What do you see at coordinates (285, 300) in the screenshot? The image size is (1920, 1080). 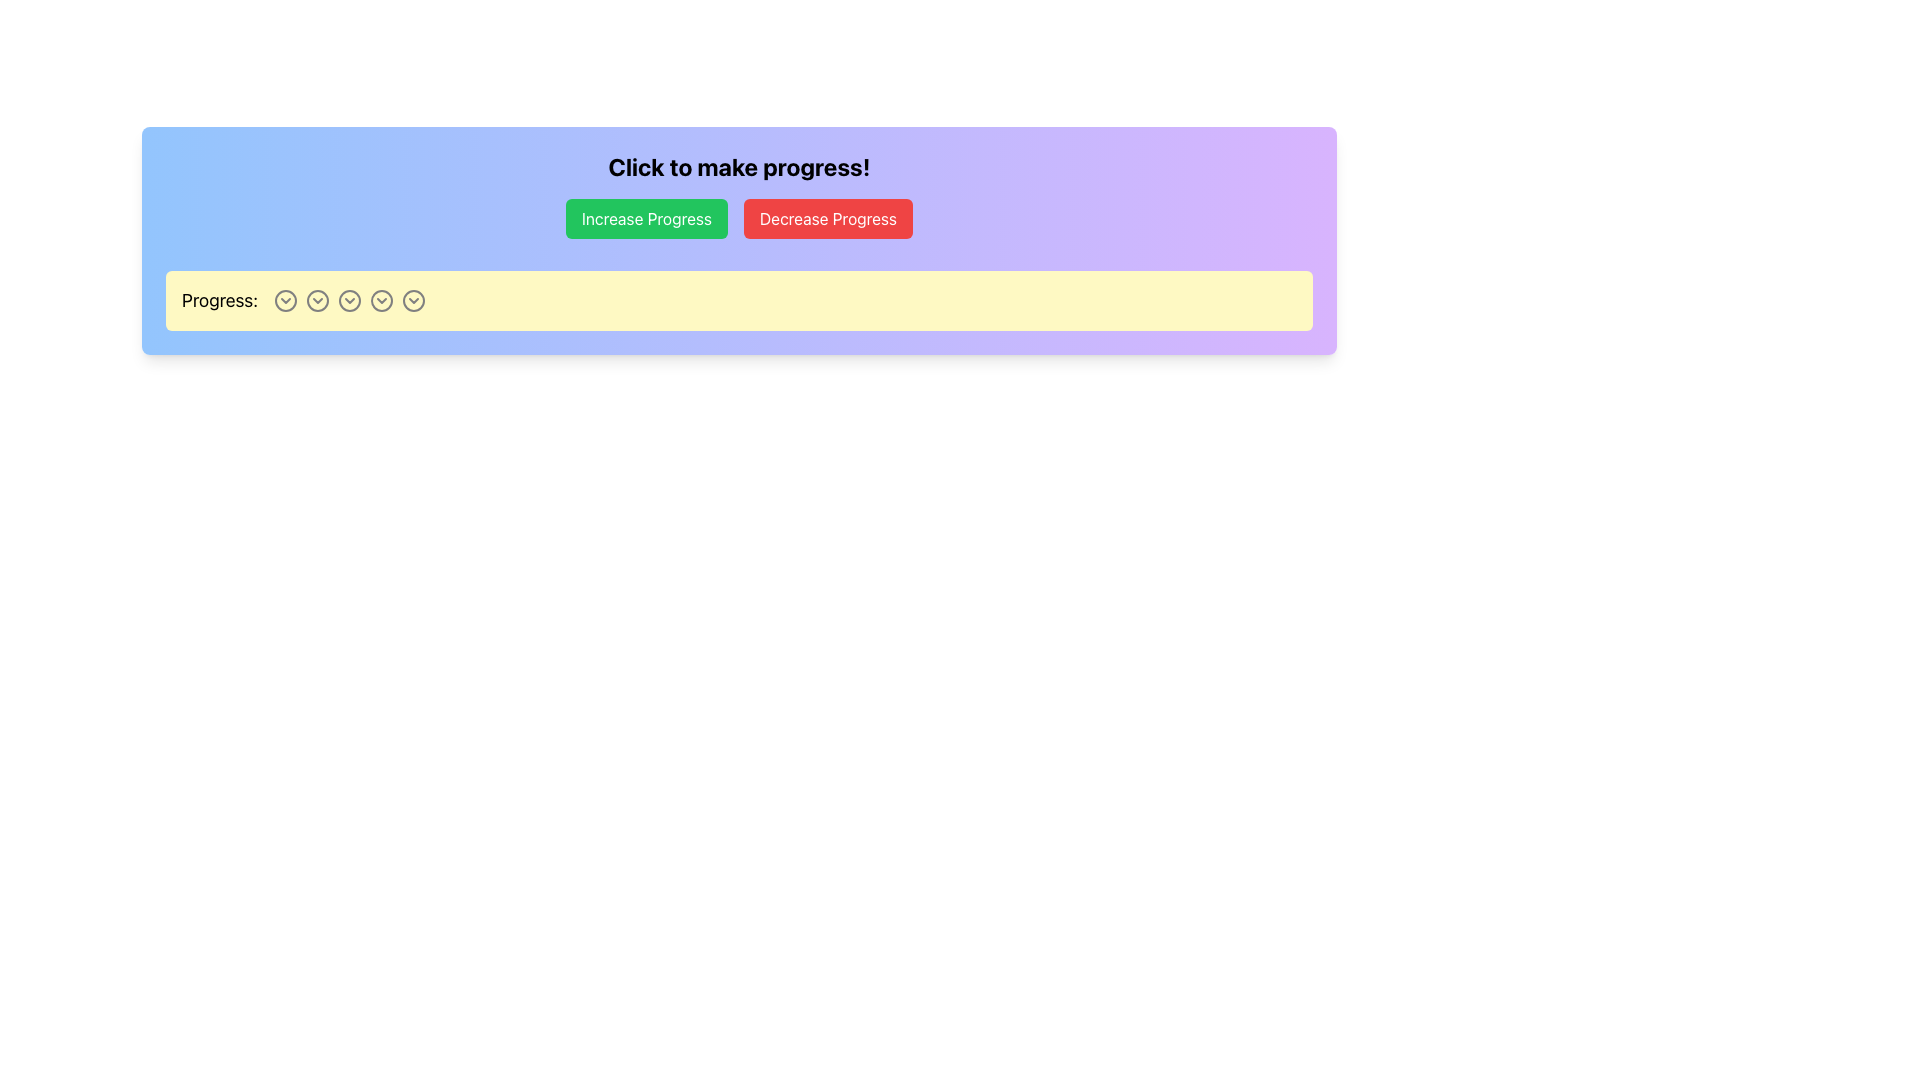 I see `the primary circular shape of the first circular progress indicator, which is part of a decorative element housing additional graphical components` at bounding box center [285, 300].